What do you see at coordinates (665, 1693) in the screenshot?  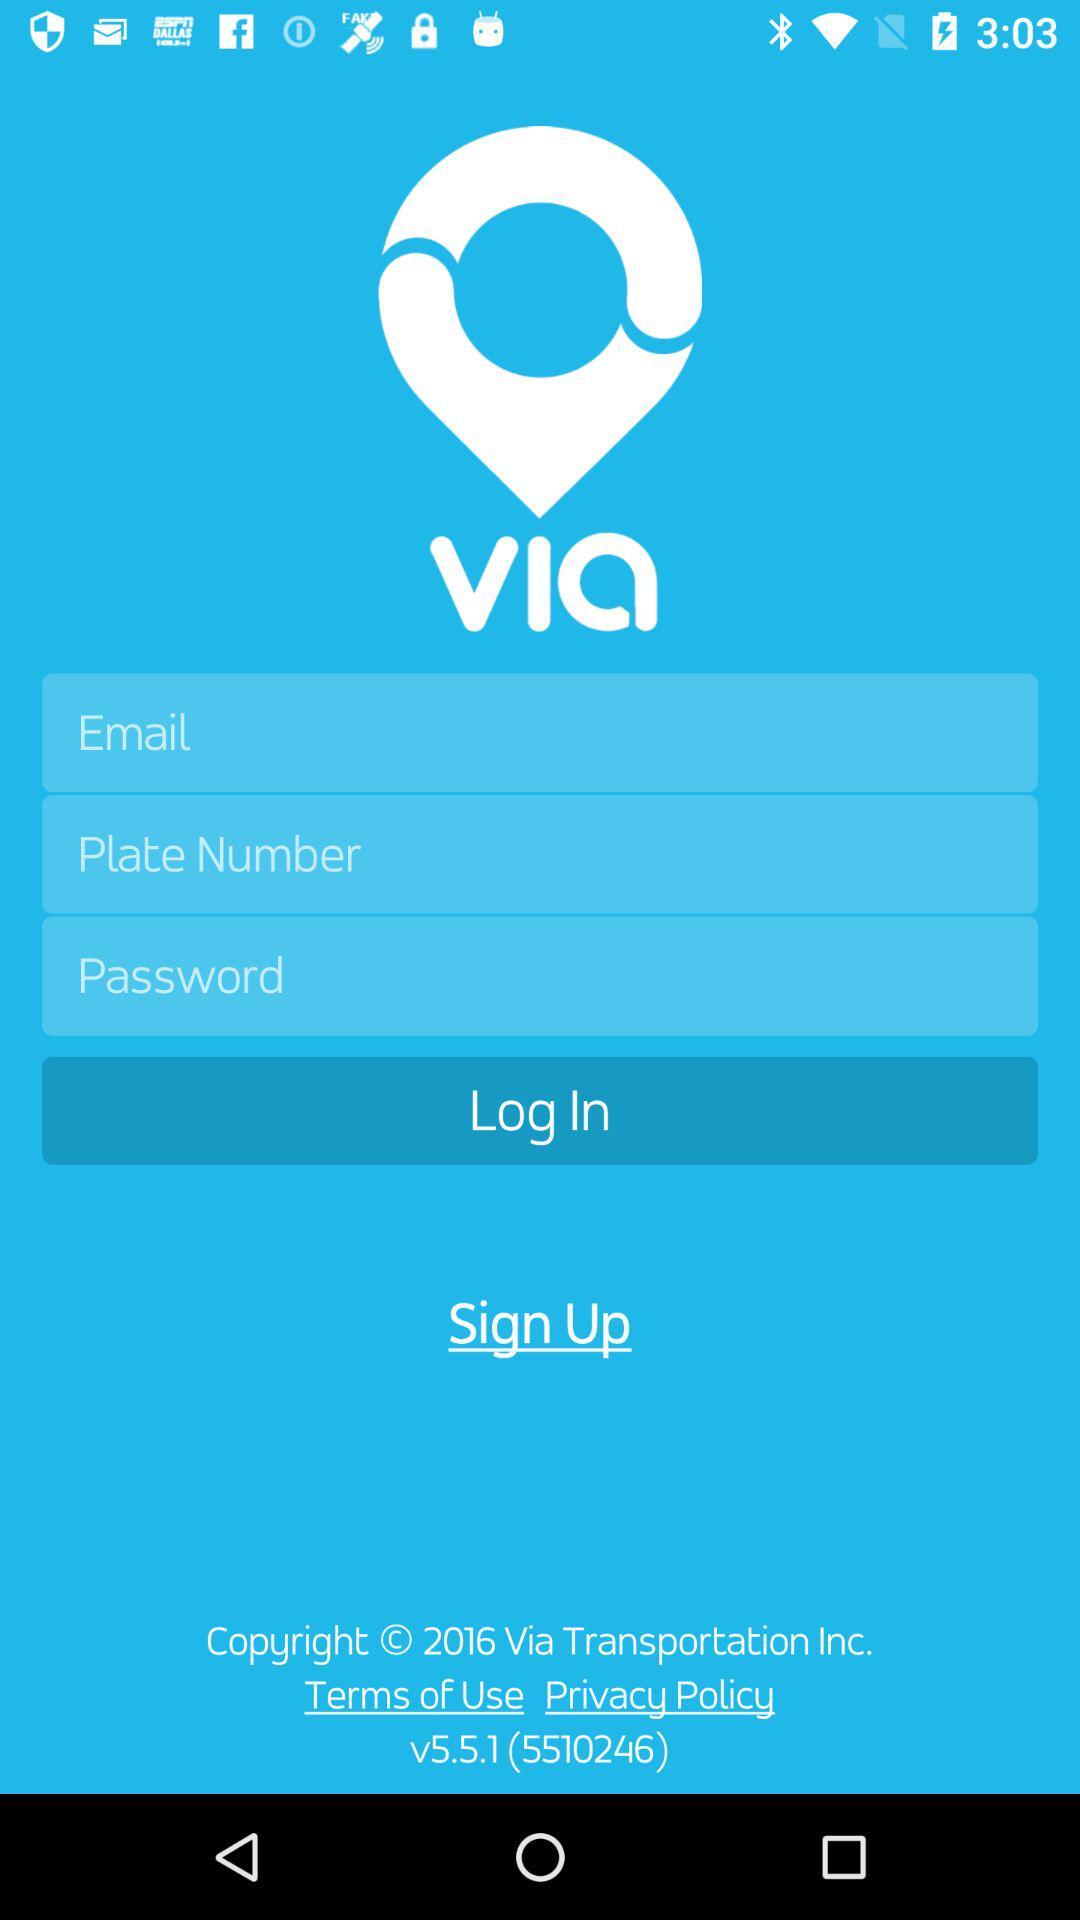 I see `the privacy policy` at bounding box center [665, 1693].